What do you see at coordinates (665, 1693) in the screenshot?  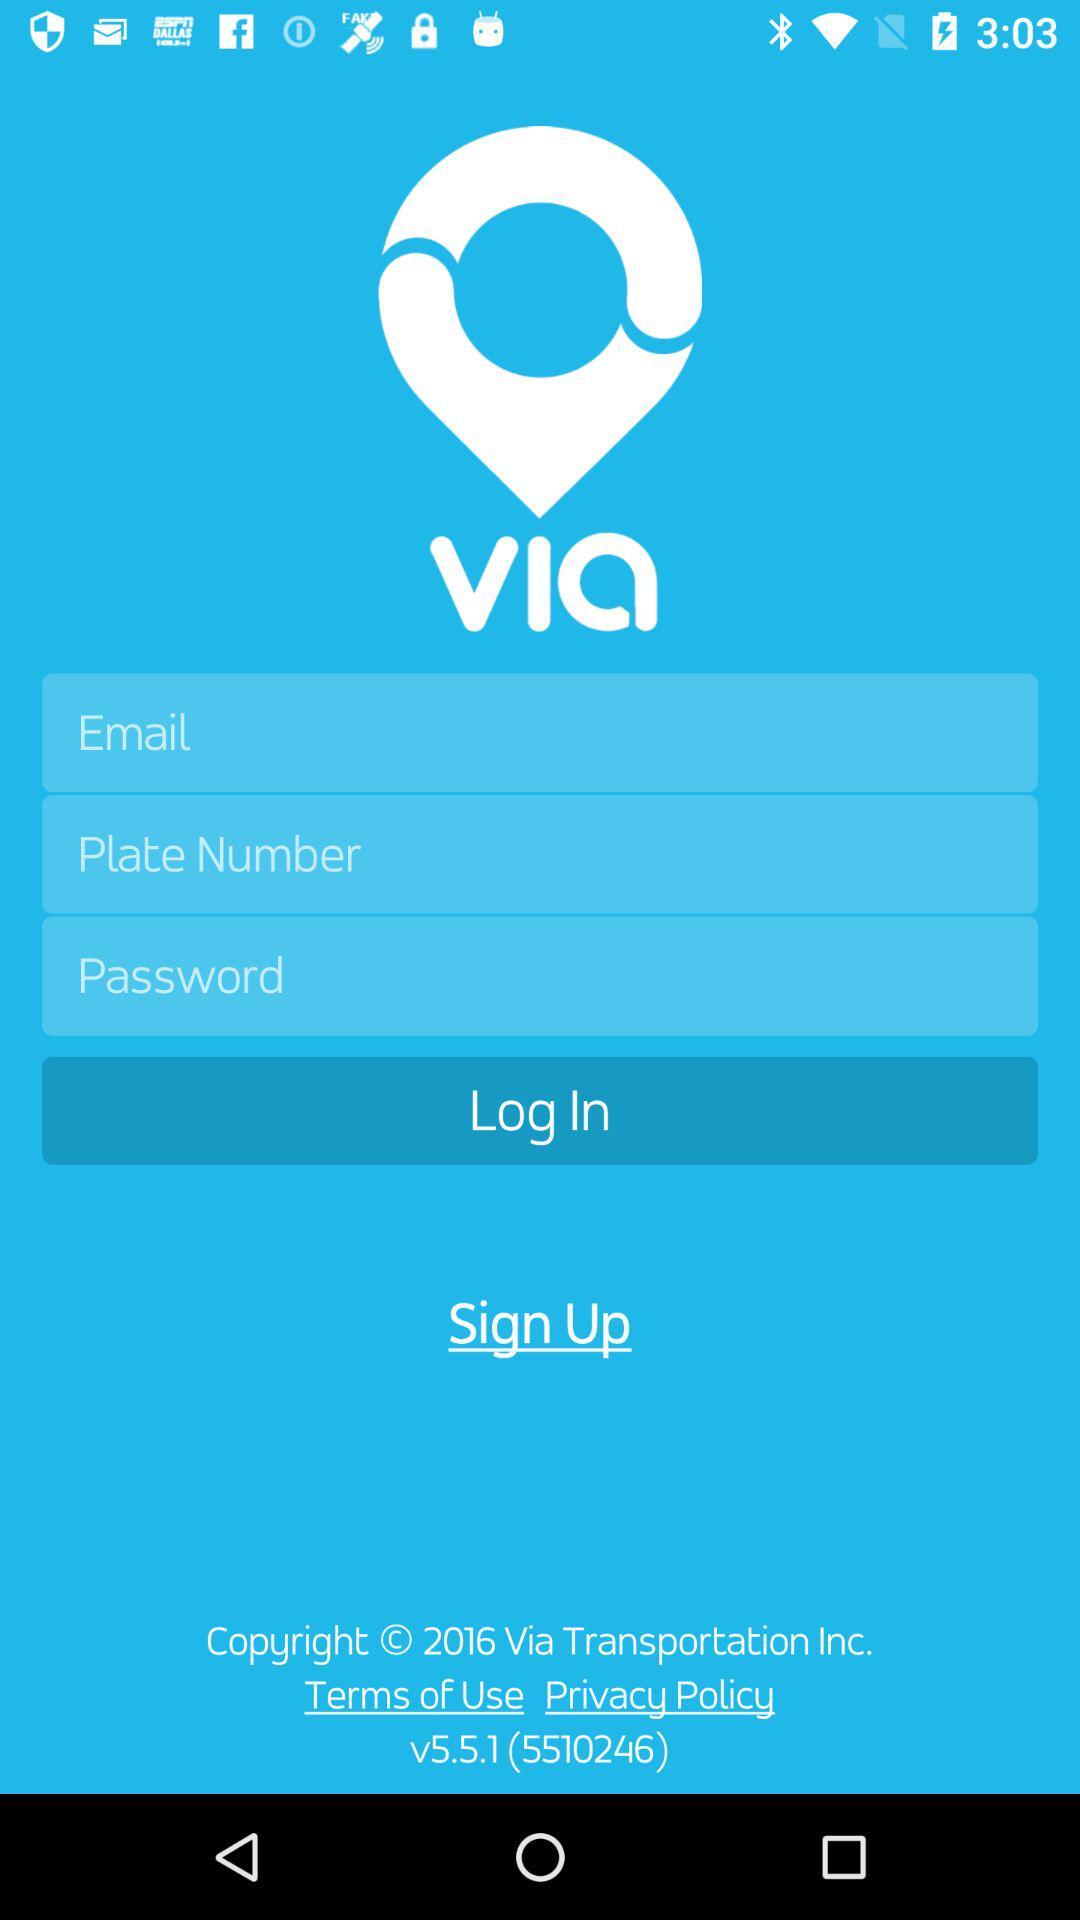 I see `the privacy policy` at bounding box center [665, 1693].